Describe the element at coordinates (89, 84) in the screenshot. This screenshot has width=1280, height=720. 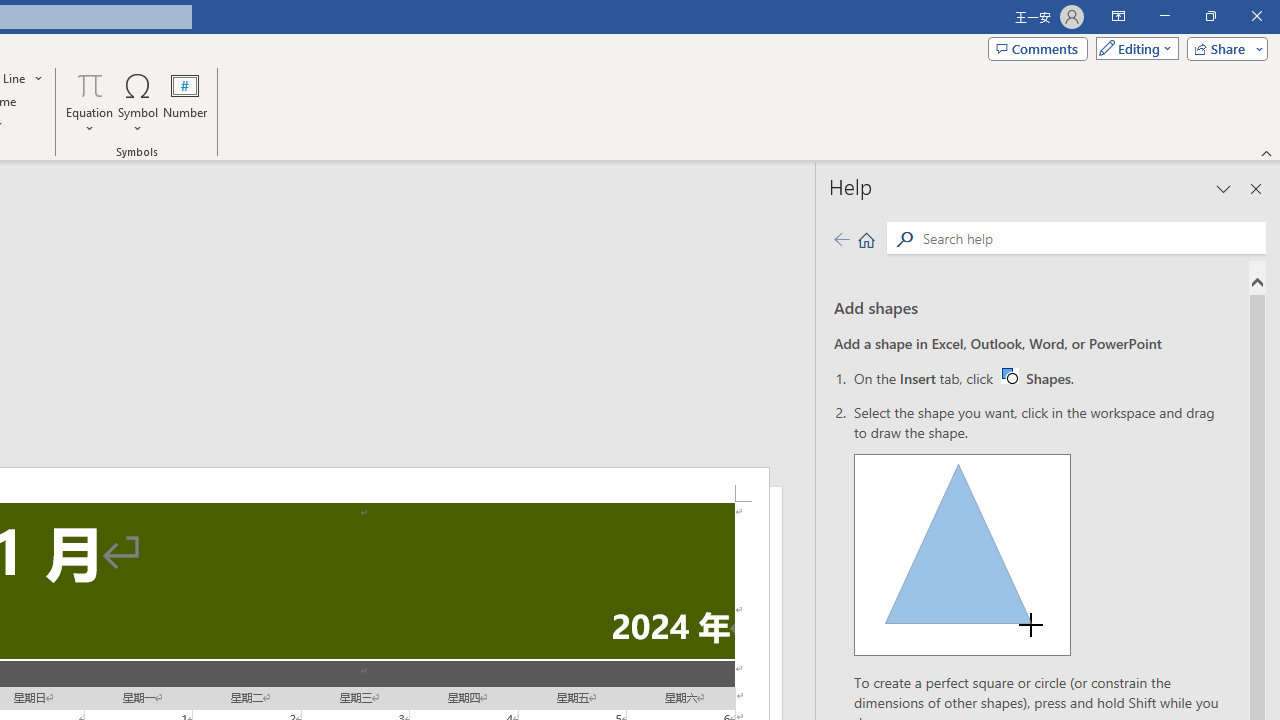
I see `'Equation'` at that location.